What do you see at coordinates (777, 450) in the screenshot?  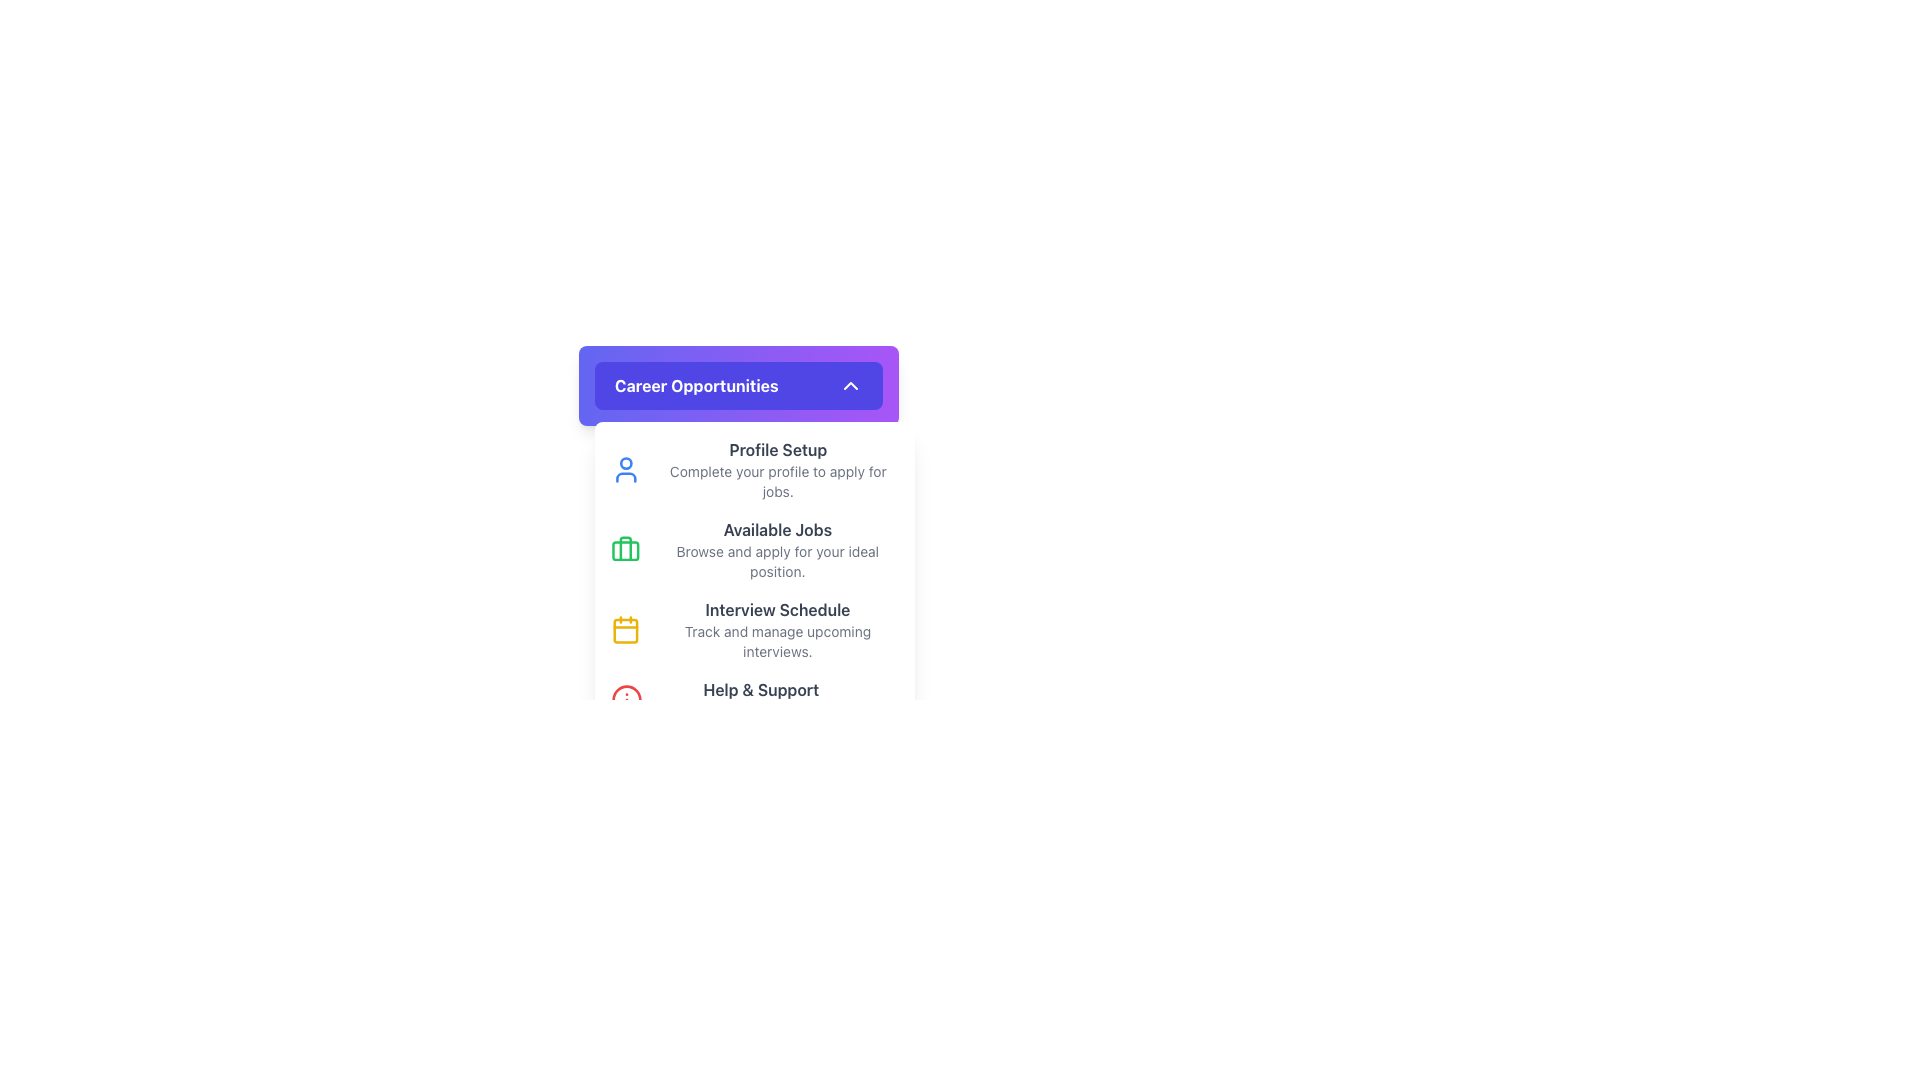 I see `the header text indicating the 'Profile Setup' task located near the top of the dropdown list under the 'Career Opportunities' button` at bounding box center [777, 450].